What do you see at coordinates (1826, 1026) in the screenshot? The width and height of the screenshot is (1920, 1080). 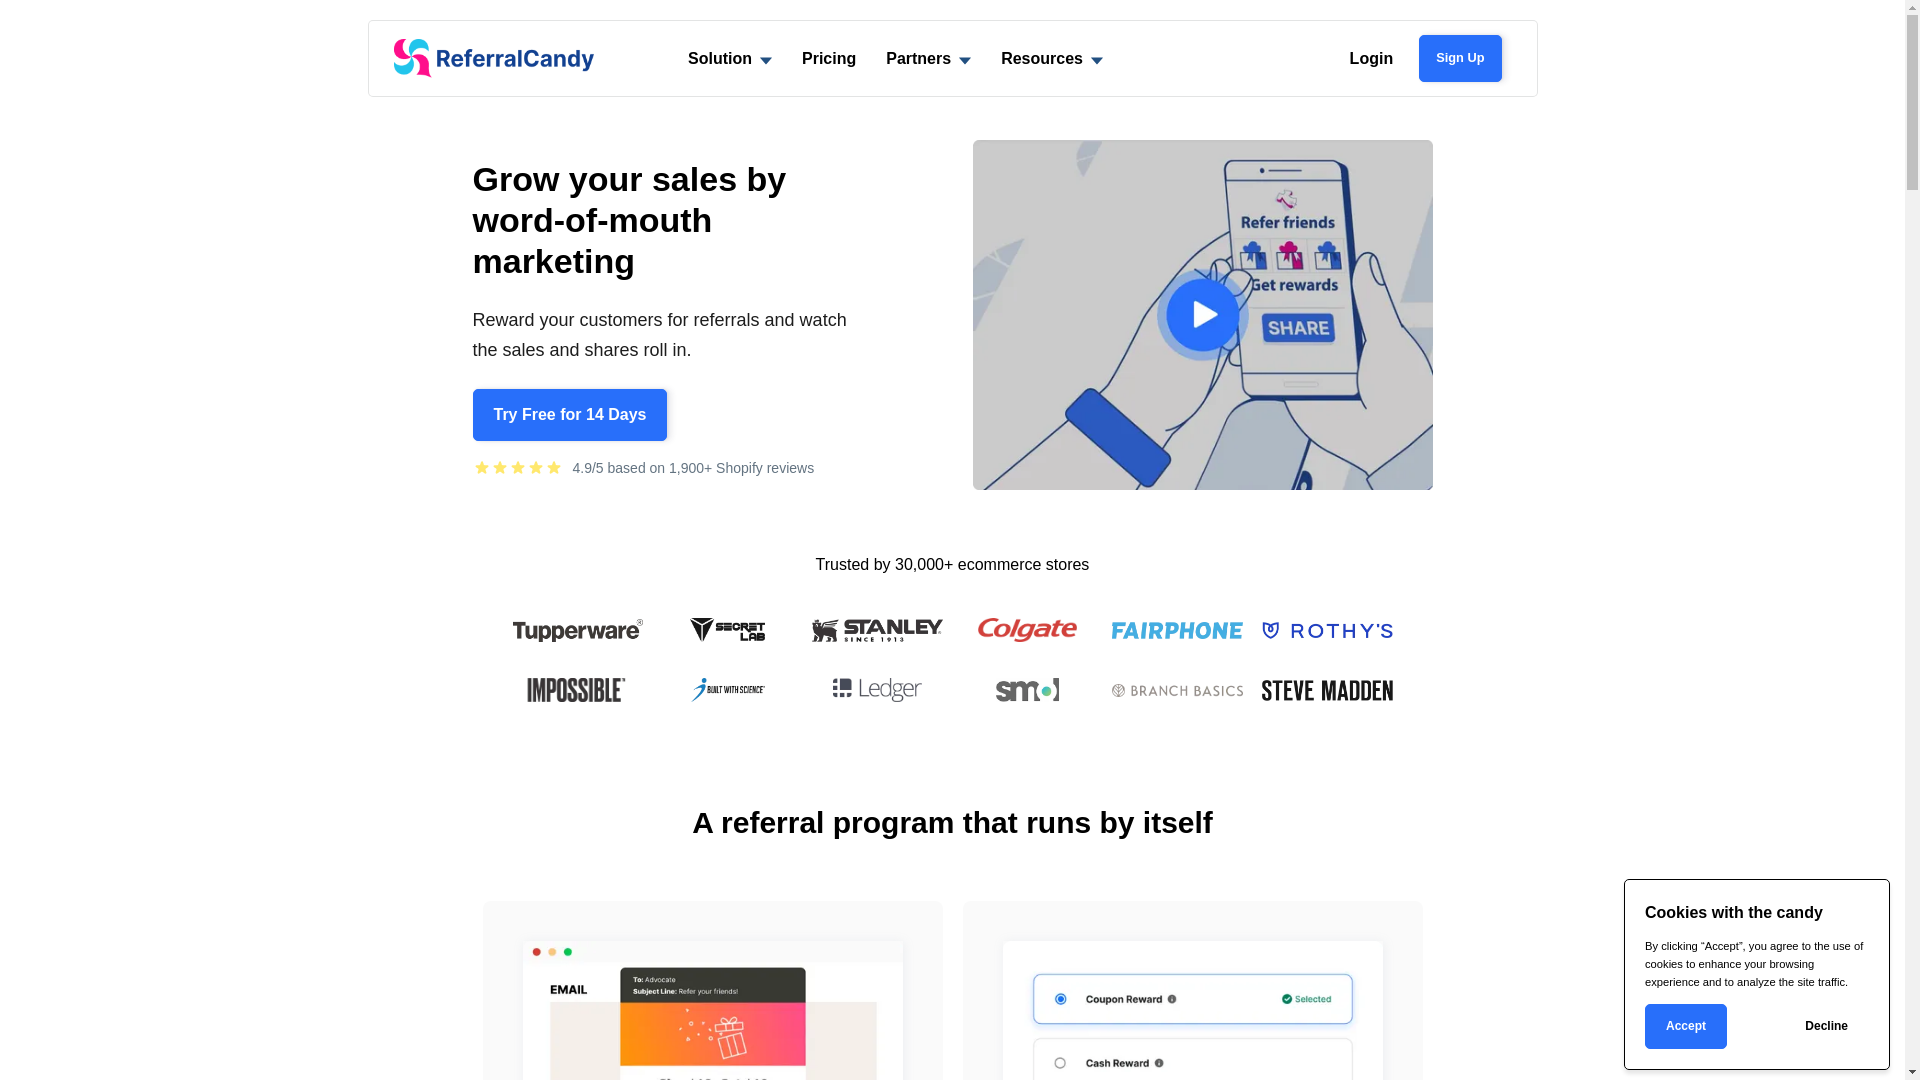 I see `'Decline'` at bounding box center [1826, 1026].